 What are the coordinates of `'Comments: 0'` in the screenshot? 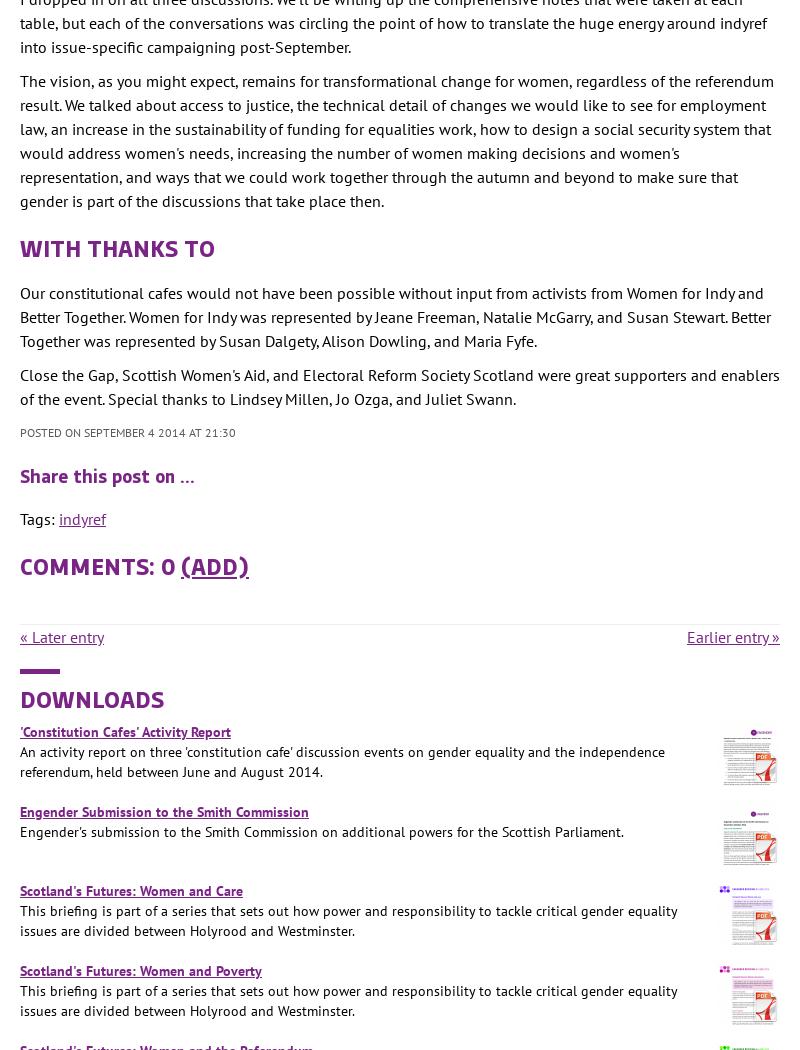 It's located at (100, 564).